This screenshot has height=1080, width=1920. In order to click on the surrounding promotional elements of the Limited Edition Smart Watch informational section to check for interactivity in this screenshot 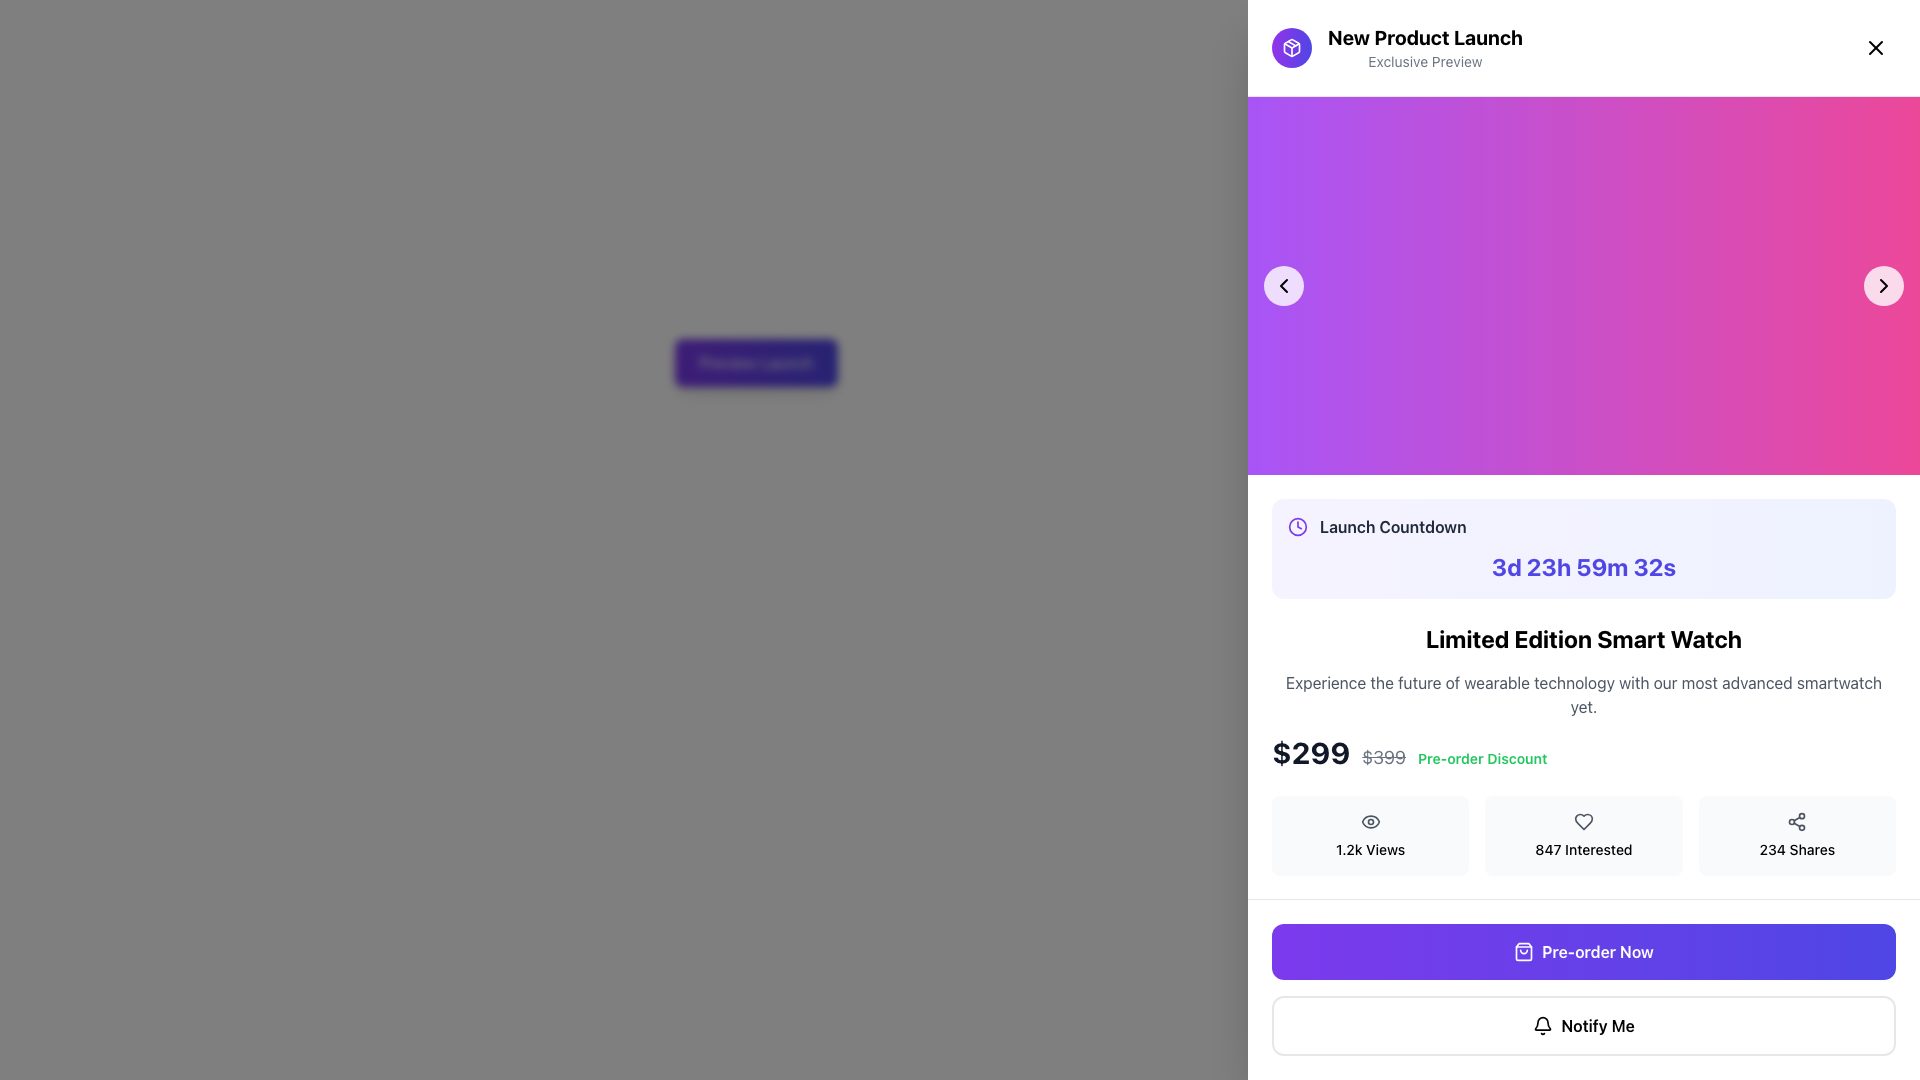, I will do `click(1583, 696)`.